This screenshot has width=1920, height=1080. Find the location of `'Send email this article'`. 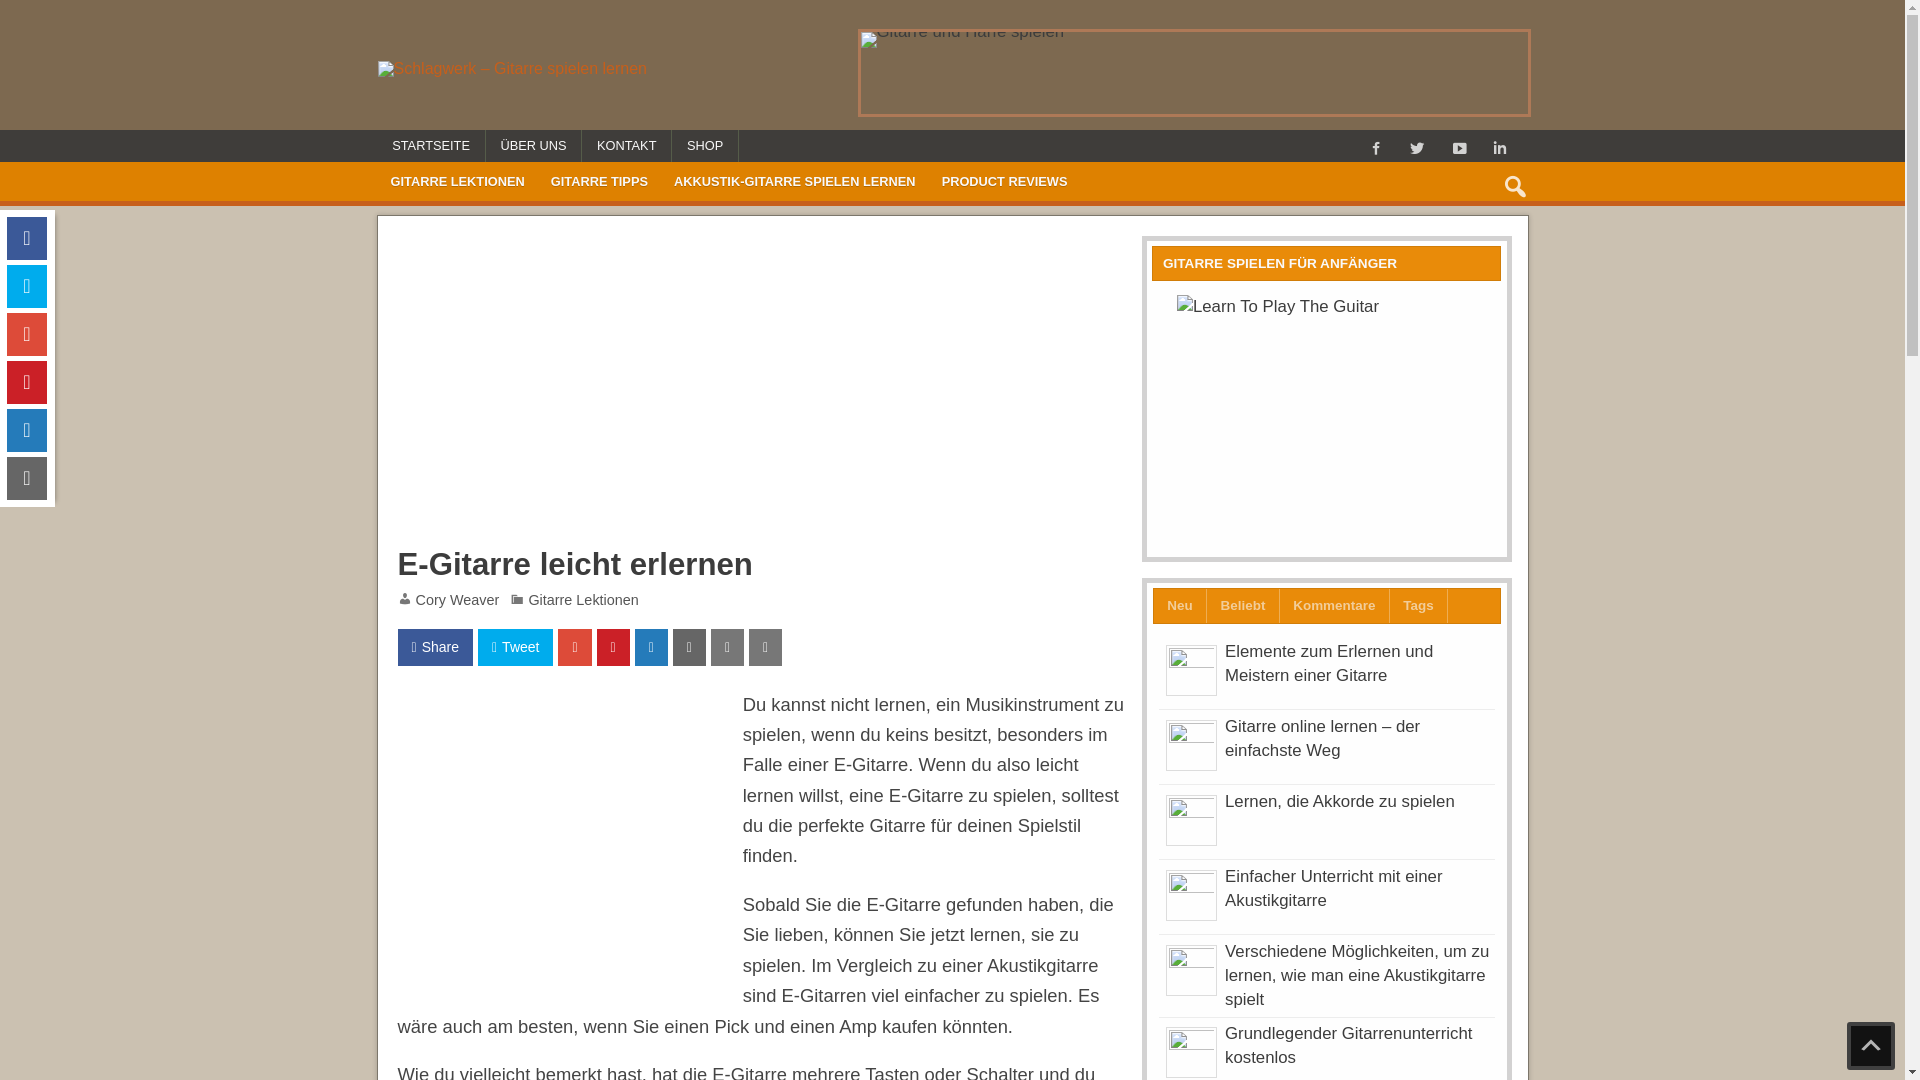

'Send email this article' is located at coordinates (689, 647).